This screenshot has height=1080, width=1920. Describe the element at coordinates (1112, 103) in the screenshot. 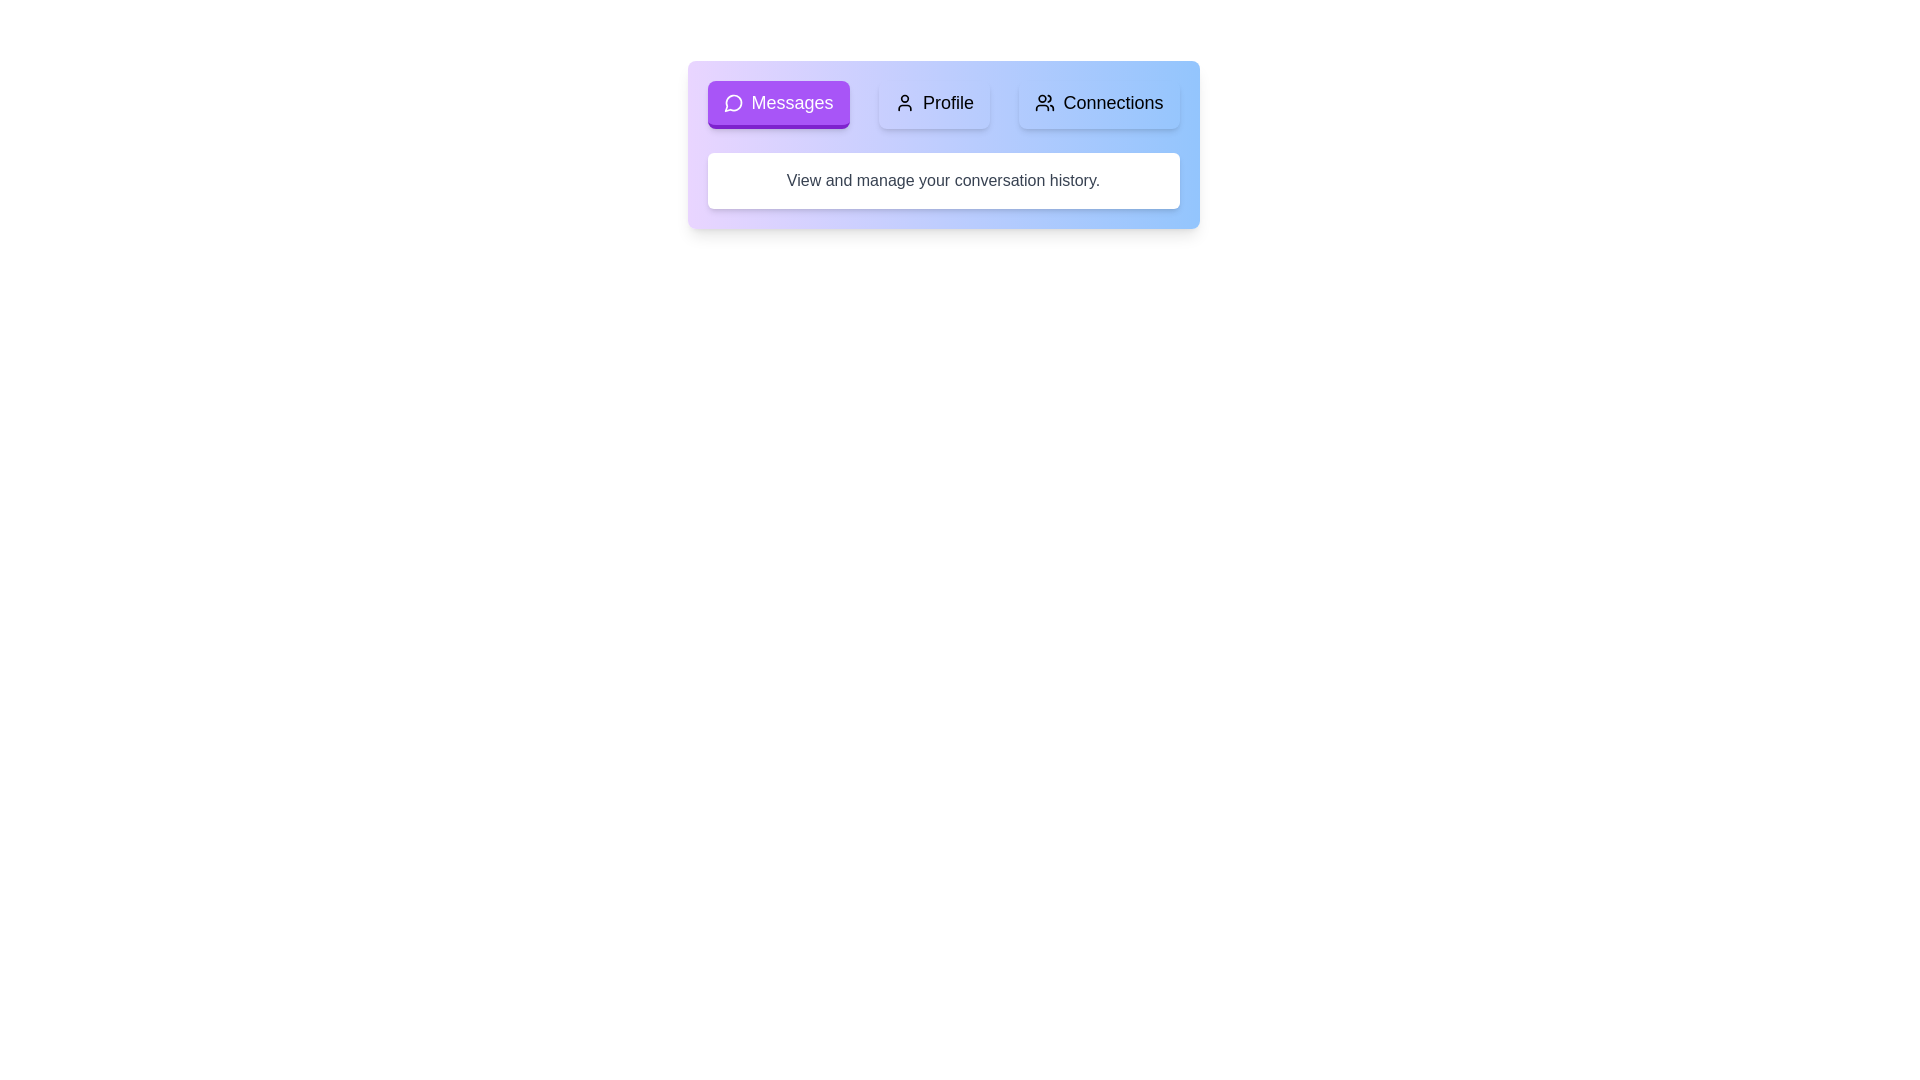

I see `the 'Connections' text label within the navigation button located in the top right portion of the interface` at that location.